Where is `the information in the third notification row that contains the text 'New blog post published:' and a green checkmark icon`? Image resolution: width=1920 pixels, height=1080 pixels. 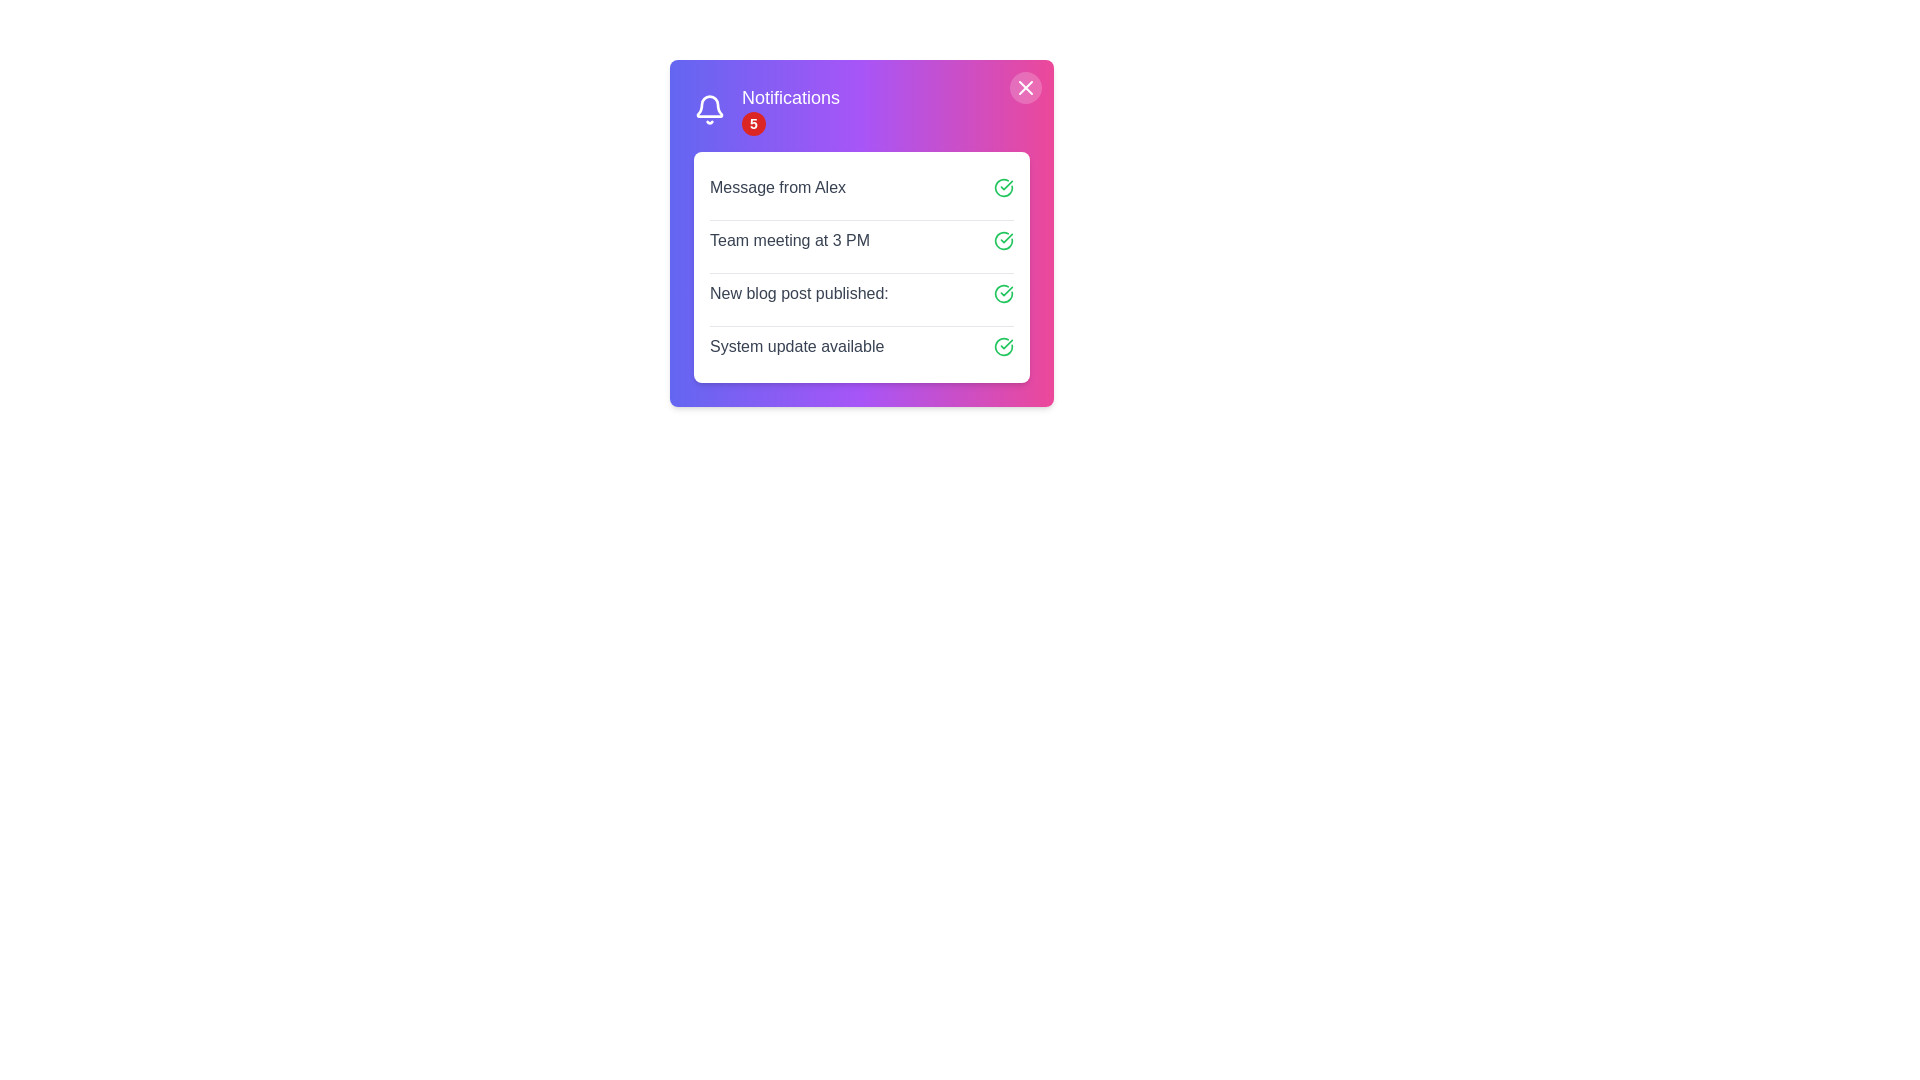 the information in the third notification row that contains the text 'New blog post published:' and a green checkmark icon is located at coordinates (862, 293).